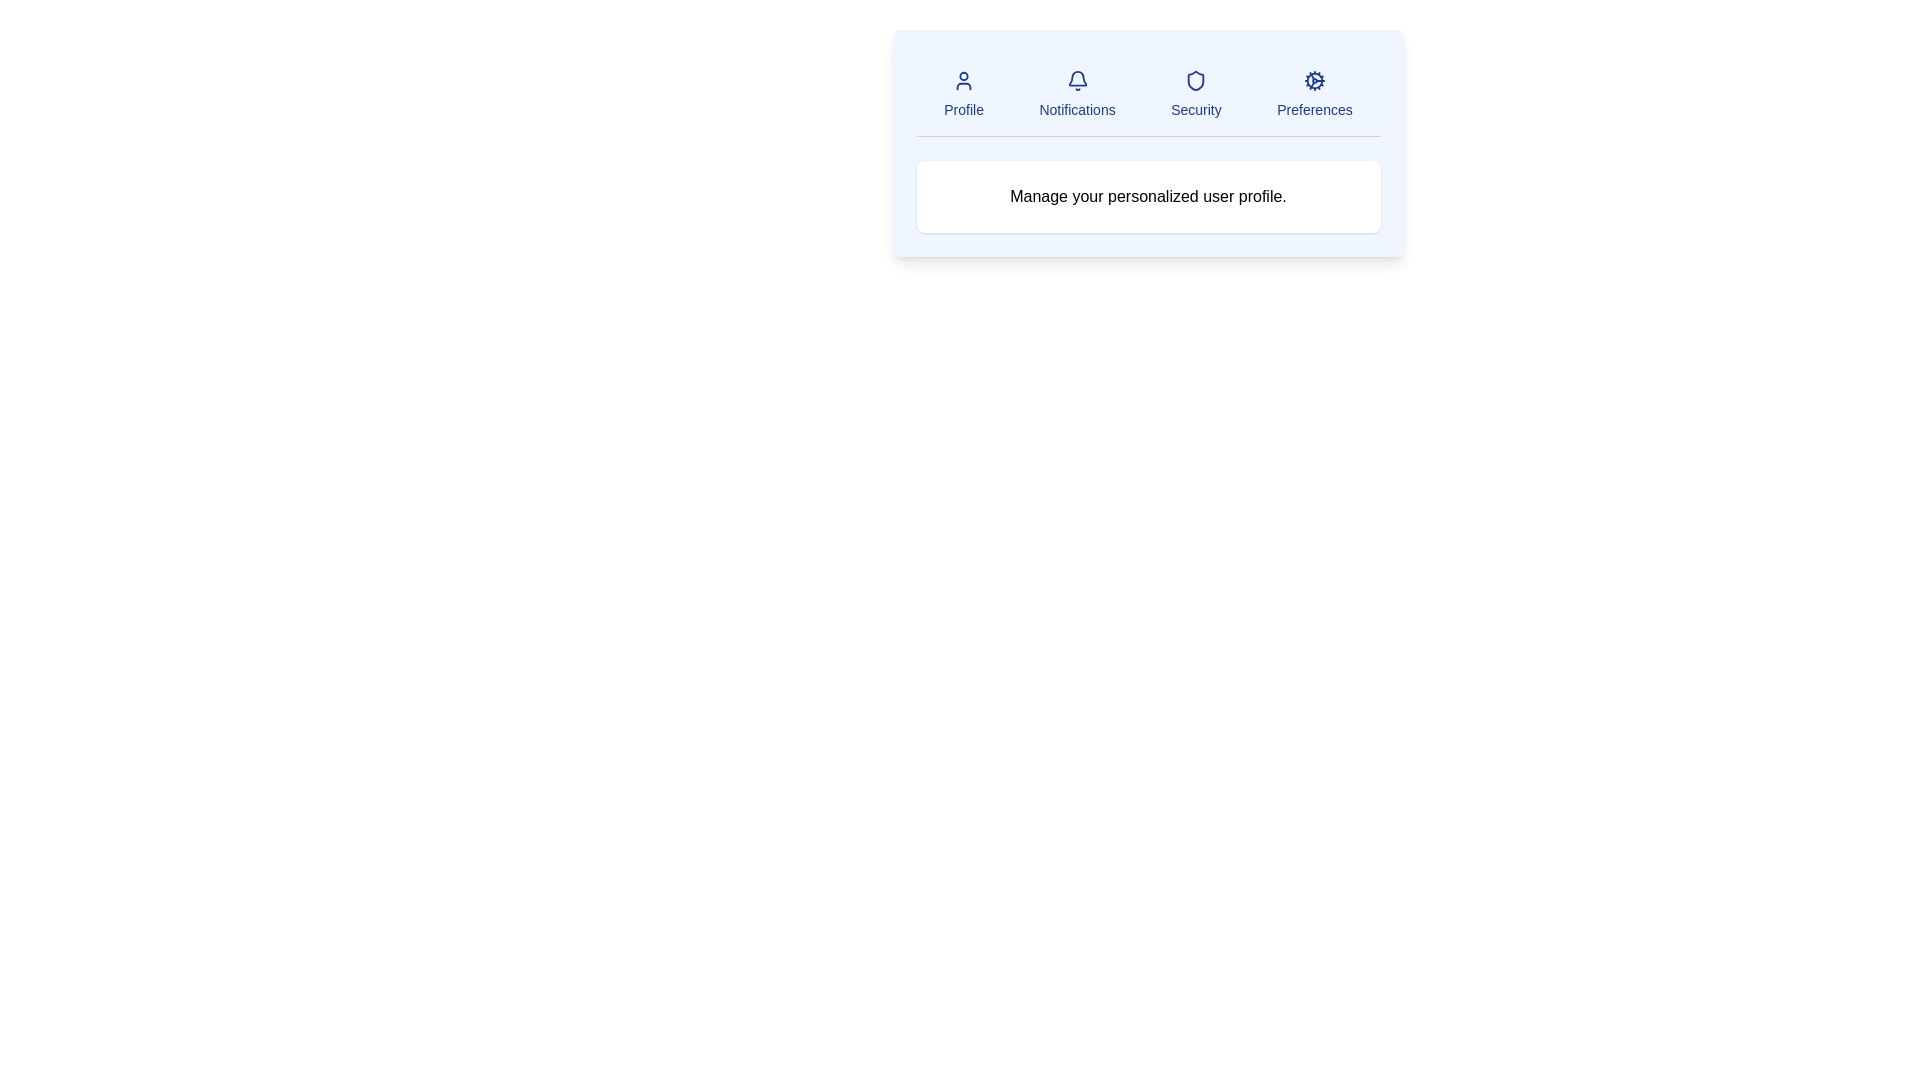  Describe the element at coordinates (1076, 95) in the screenshot. I see `the tab labeled Notifications` at that location.